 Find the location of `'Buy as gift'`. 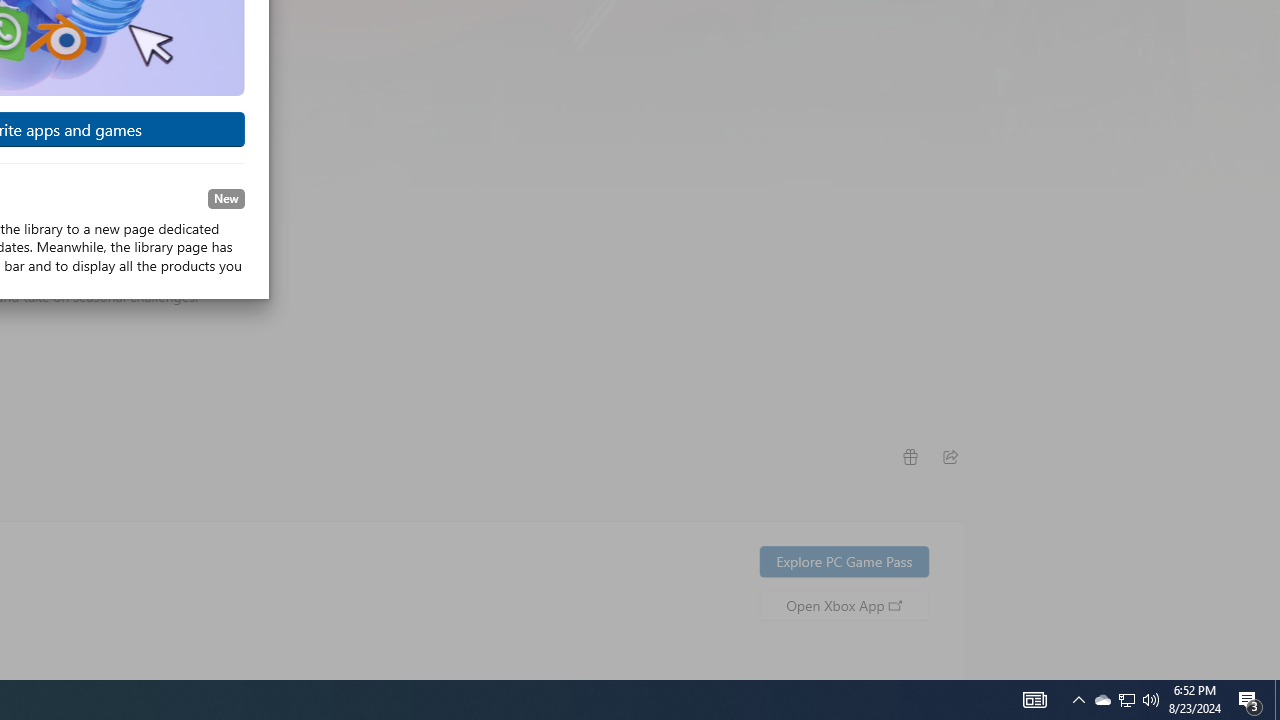

'Buy as gift' is located at coordinates (908, 456).